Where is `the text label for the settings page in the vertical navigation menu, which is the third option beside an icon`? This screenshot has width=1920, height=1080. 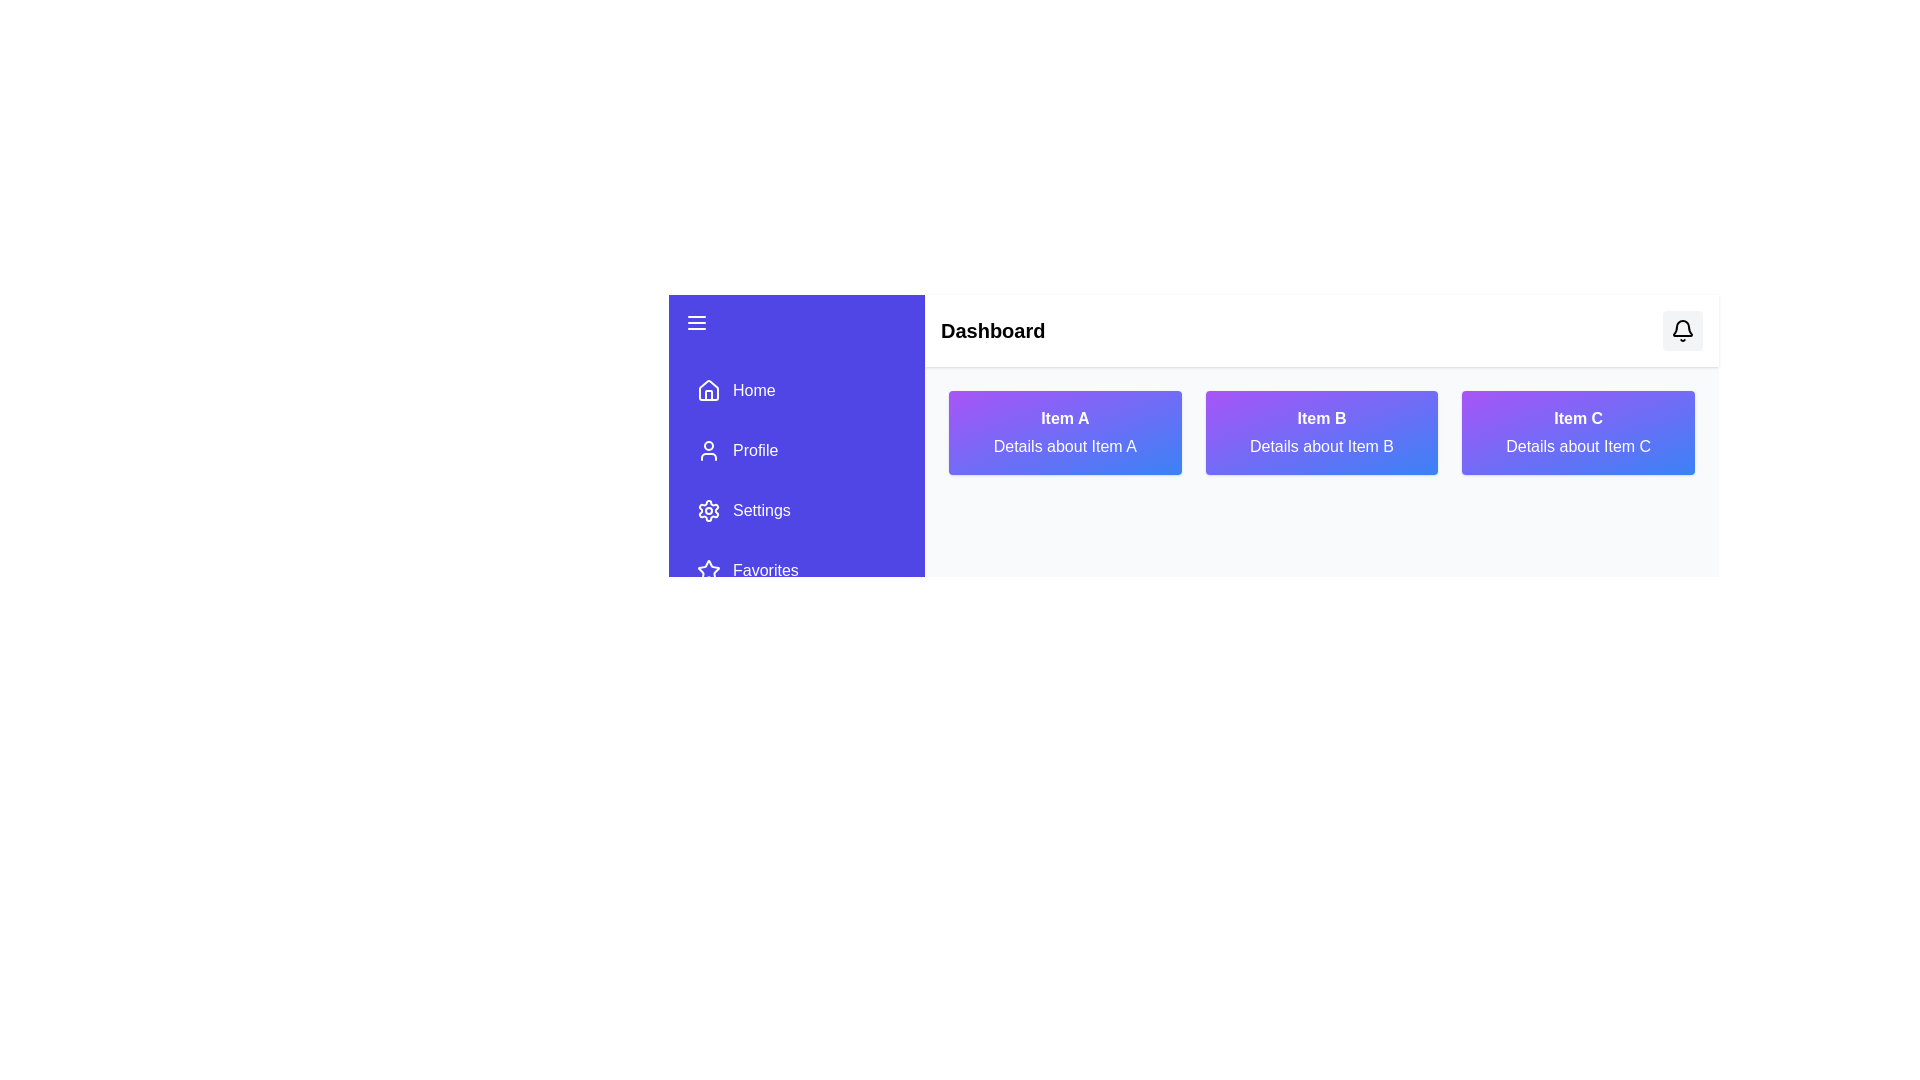
the text label for the settings page in the vertical navigation menu, which is the third option beside an icon is located at coordinates (760, 509).